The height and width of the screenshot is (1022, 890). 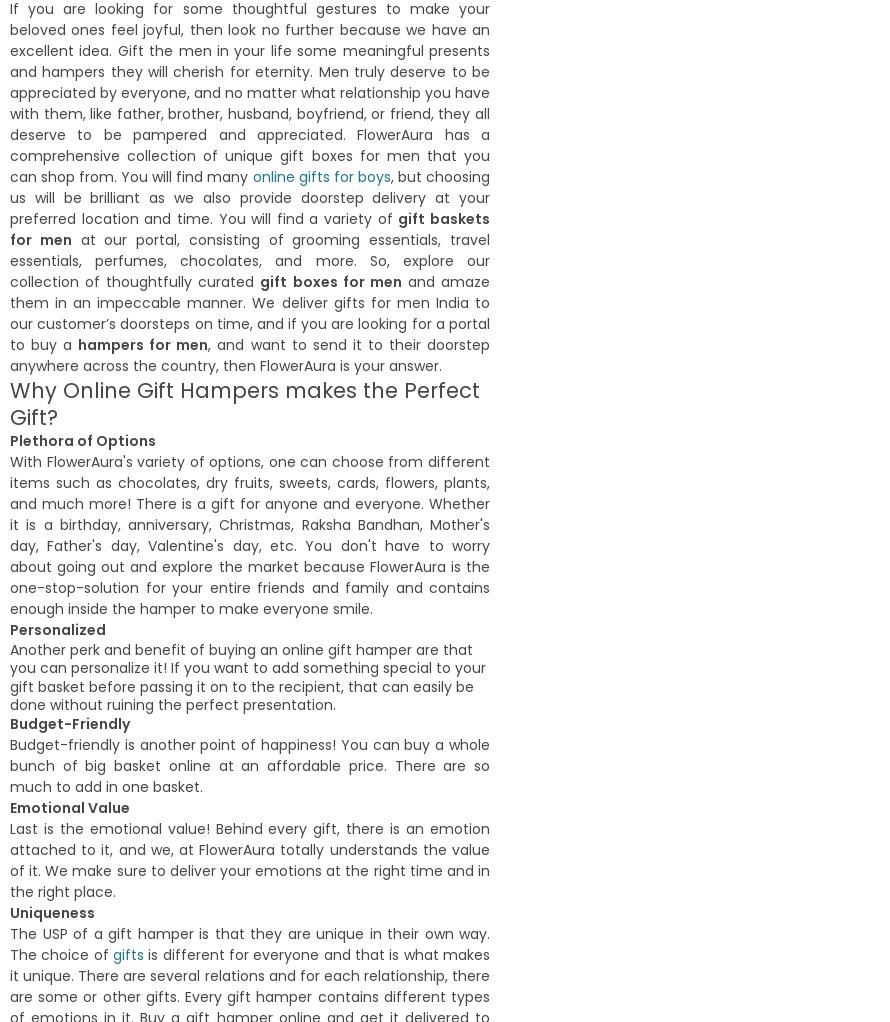 What do you see at coordinates (363, 428) in the screenshot?
I see `'Great product and professional servicing'` at bounding box center [363, 428].